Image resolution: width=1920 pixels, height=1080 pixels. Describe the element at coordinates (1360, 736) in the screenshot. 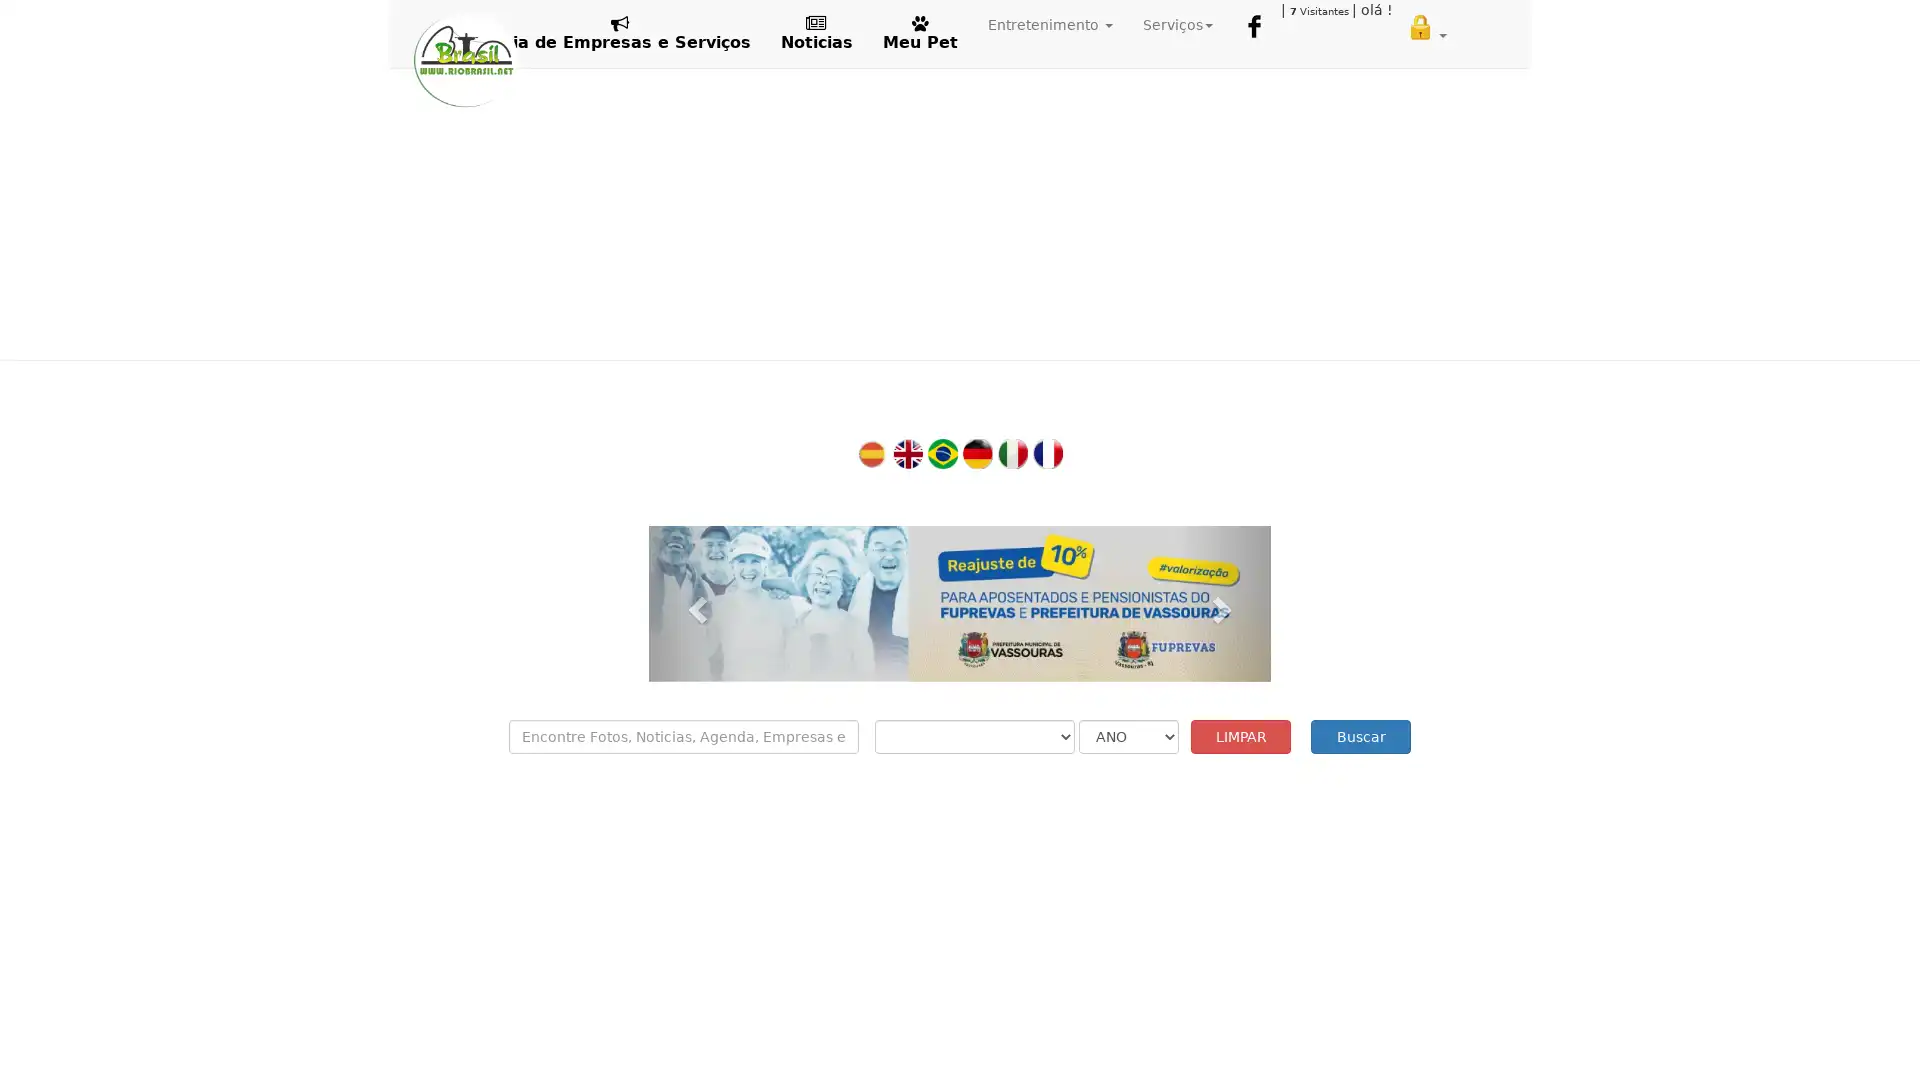

I see `Buscar` at that location.